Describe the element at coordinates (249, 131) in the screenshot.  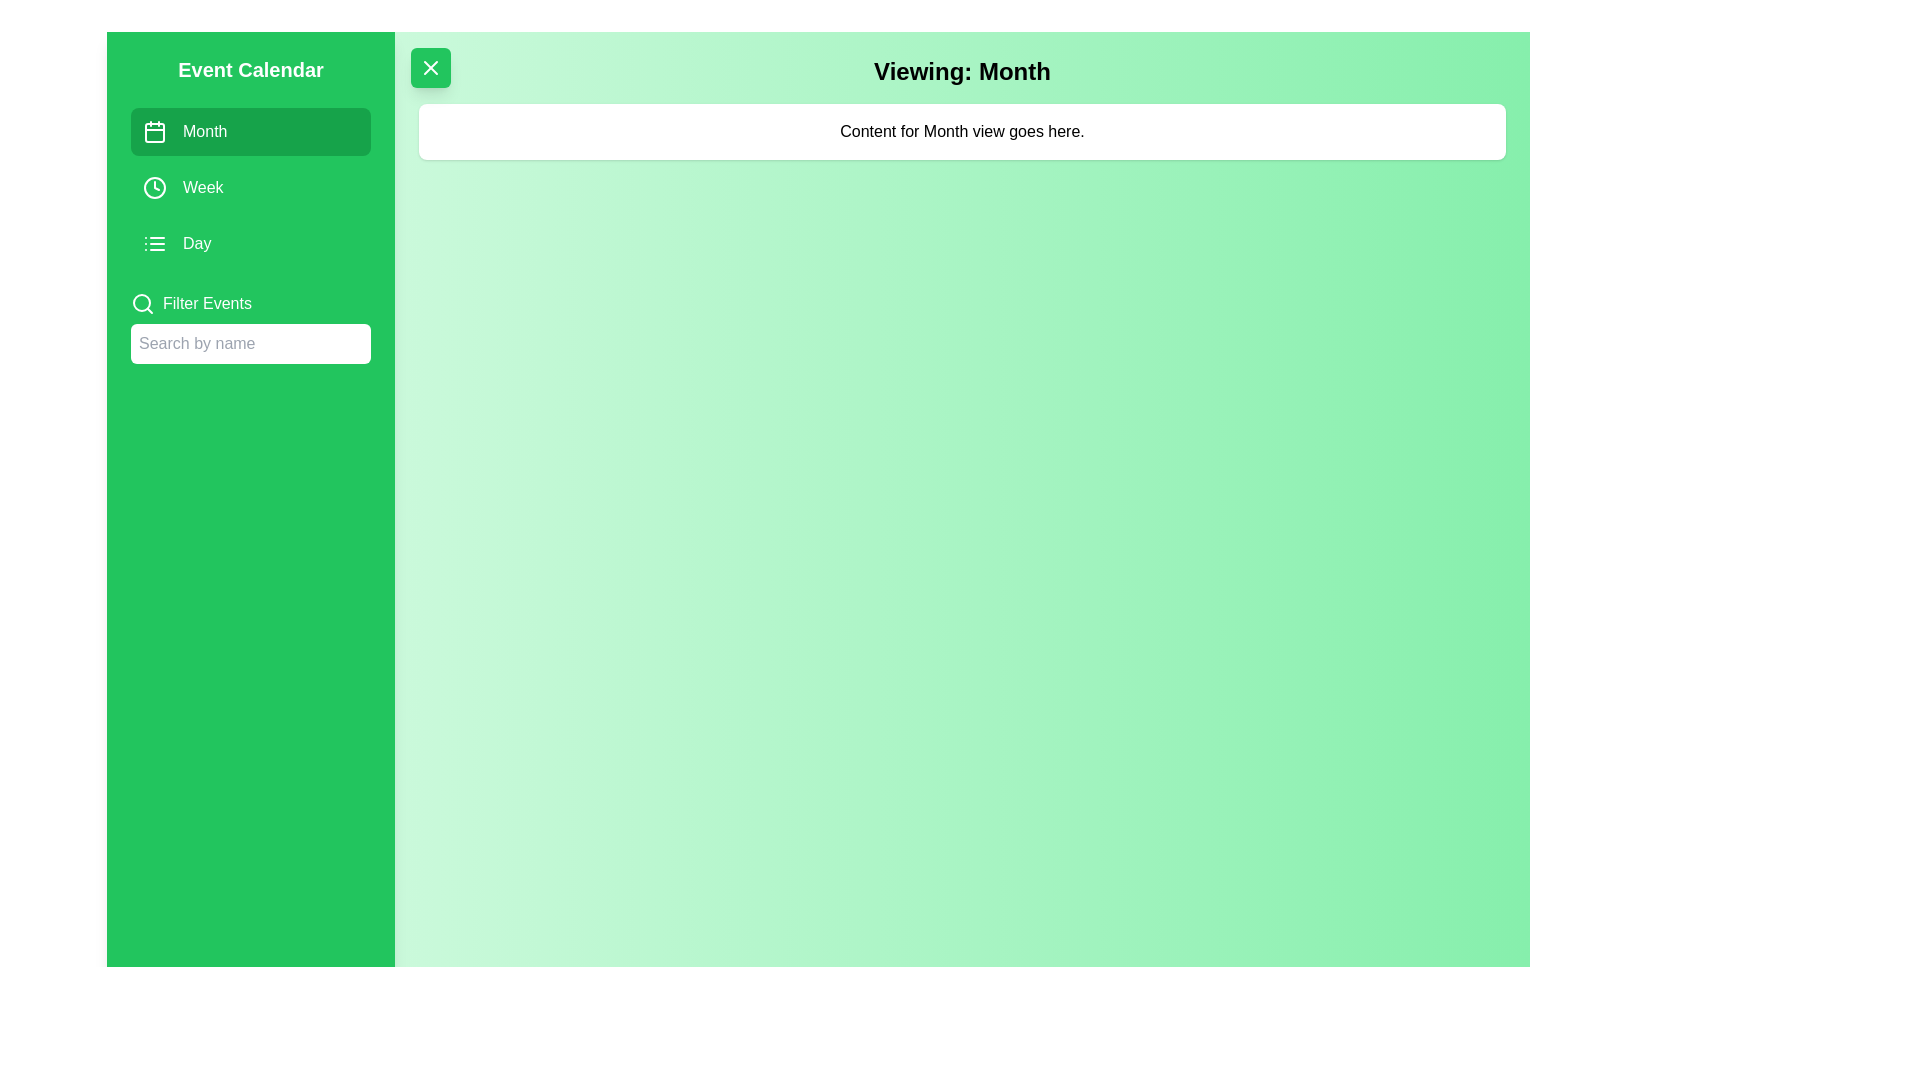
I see `the Month view in the calendar` at that location.